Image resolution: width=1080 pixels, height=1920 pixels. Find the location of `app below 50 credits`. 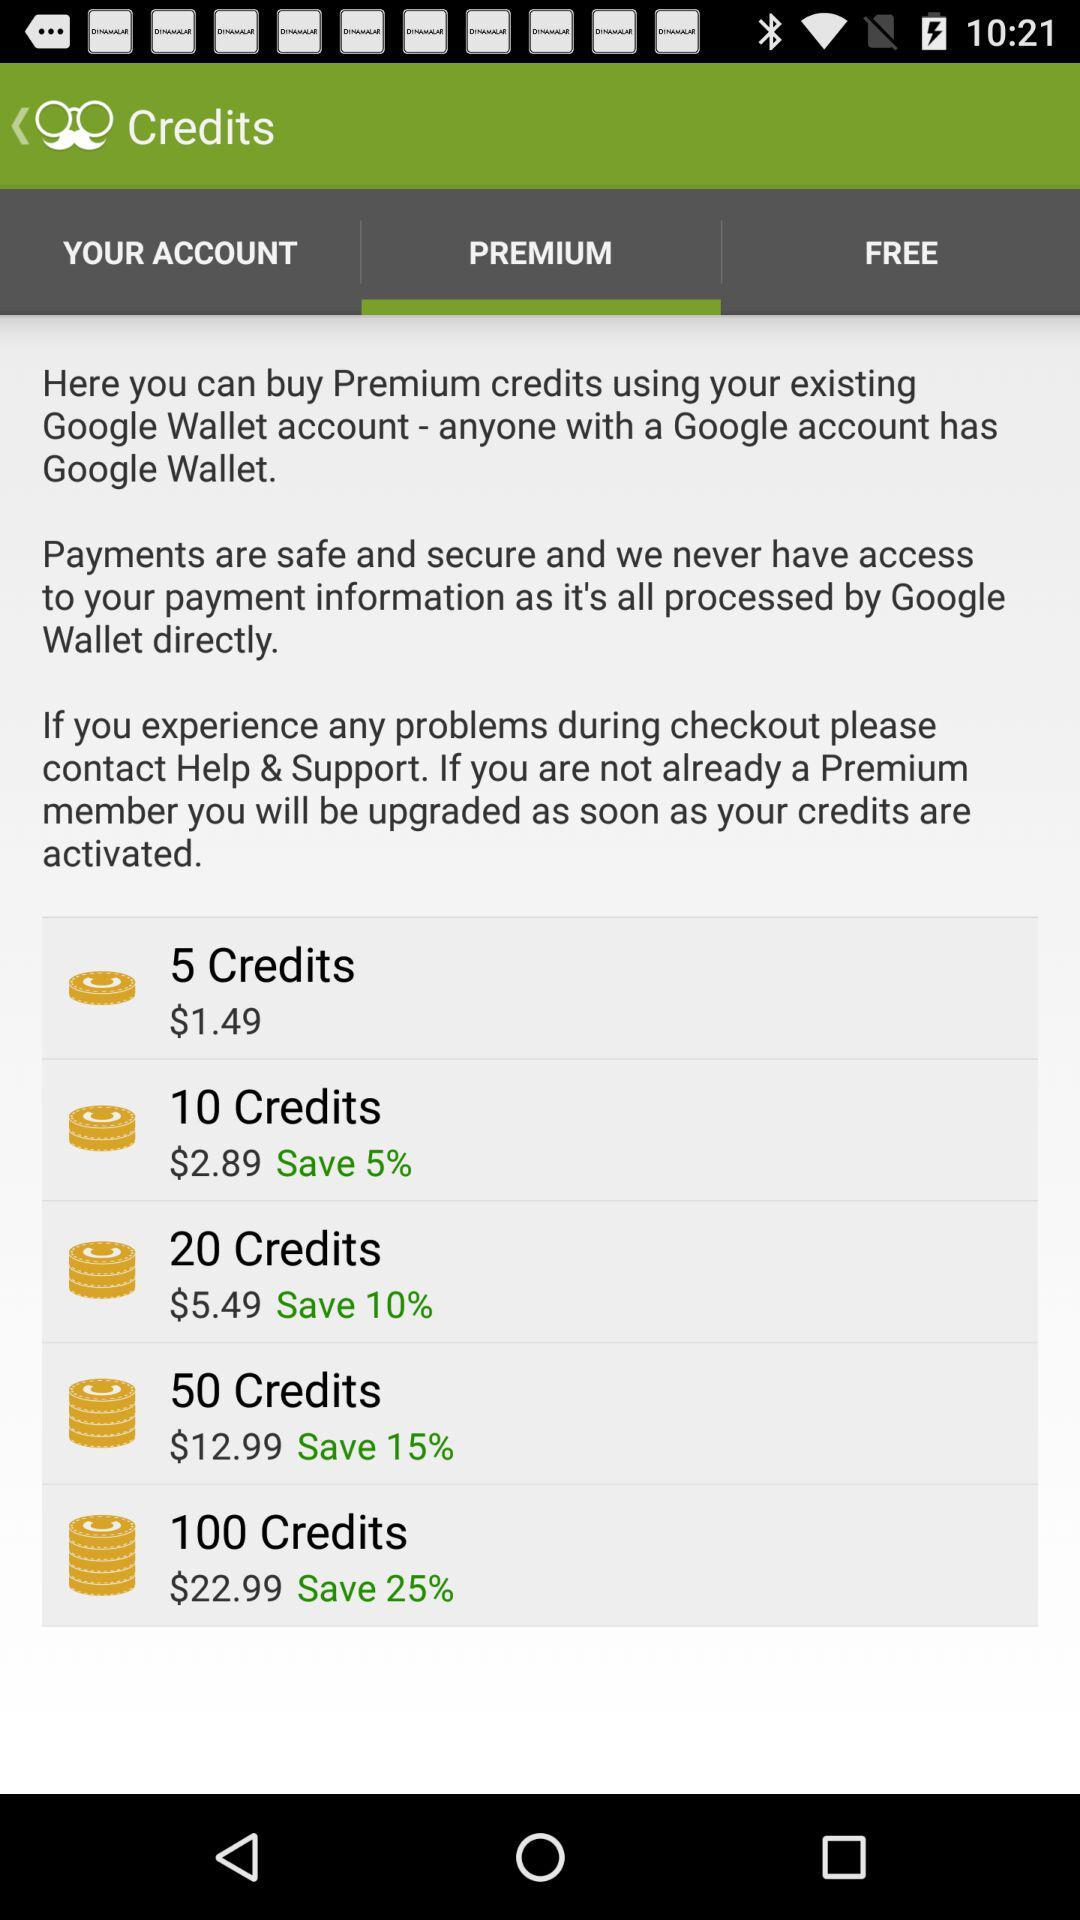

app below 50 credits is located at coordinates (375, 1445).